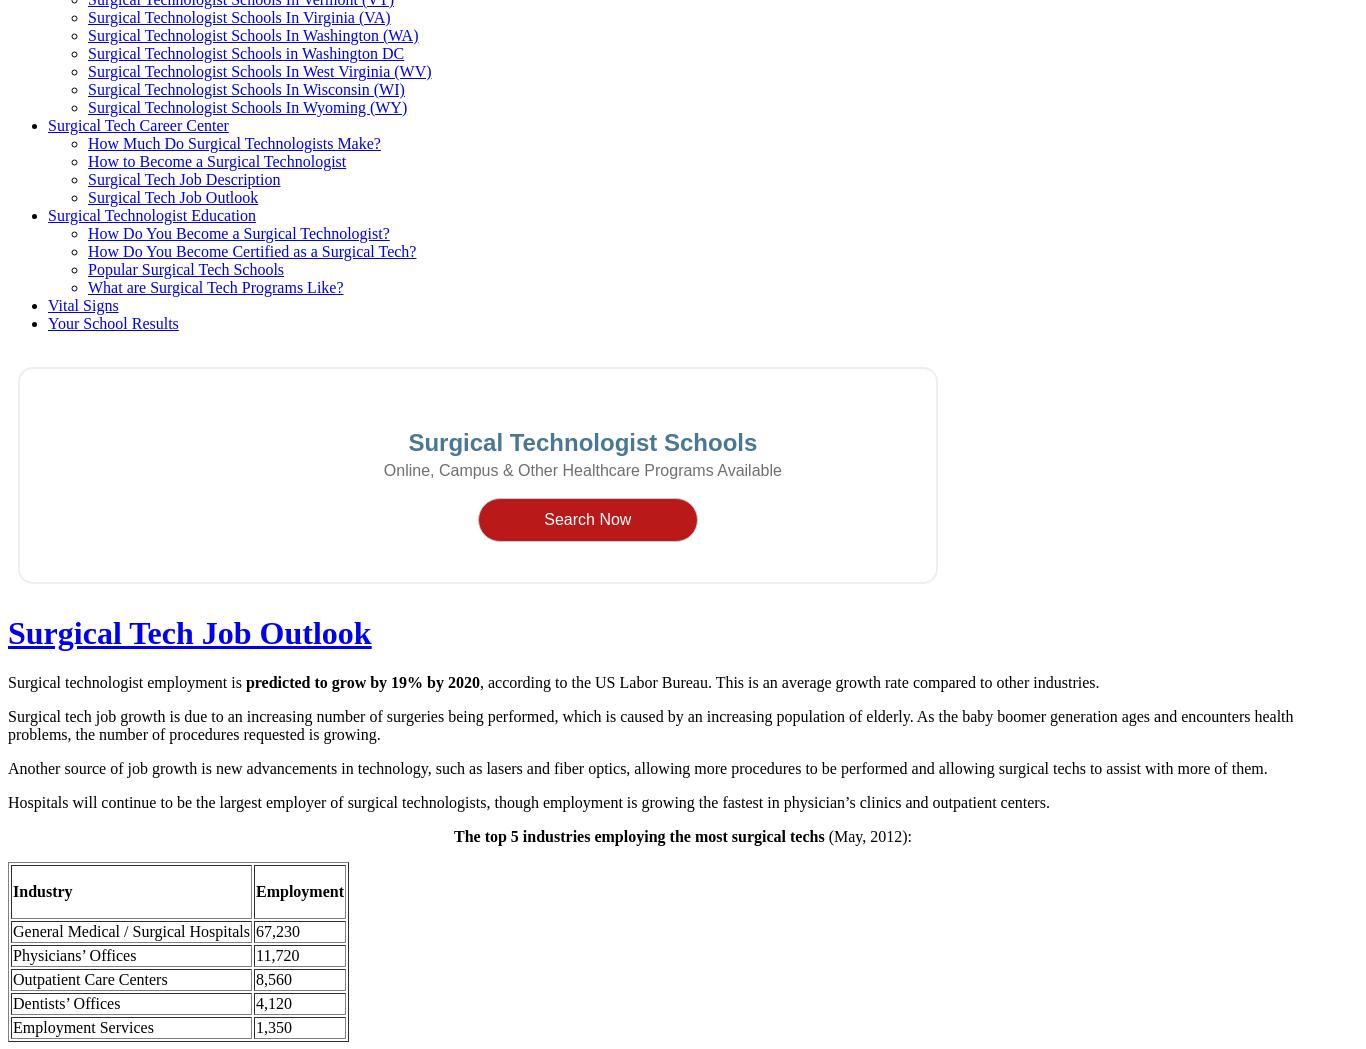 This screenshot has height=1049, width=1366. Describe the element at coordinates (216, 160) in the screenshot. I see `'How to Become a Surgical Technologist'` at that location.